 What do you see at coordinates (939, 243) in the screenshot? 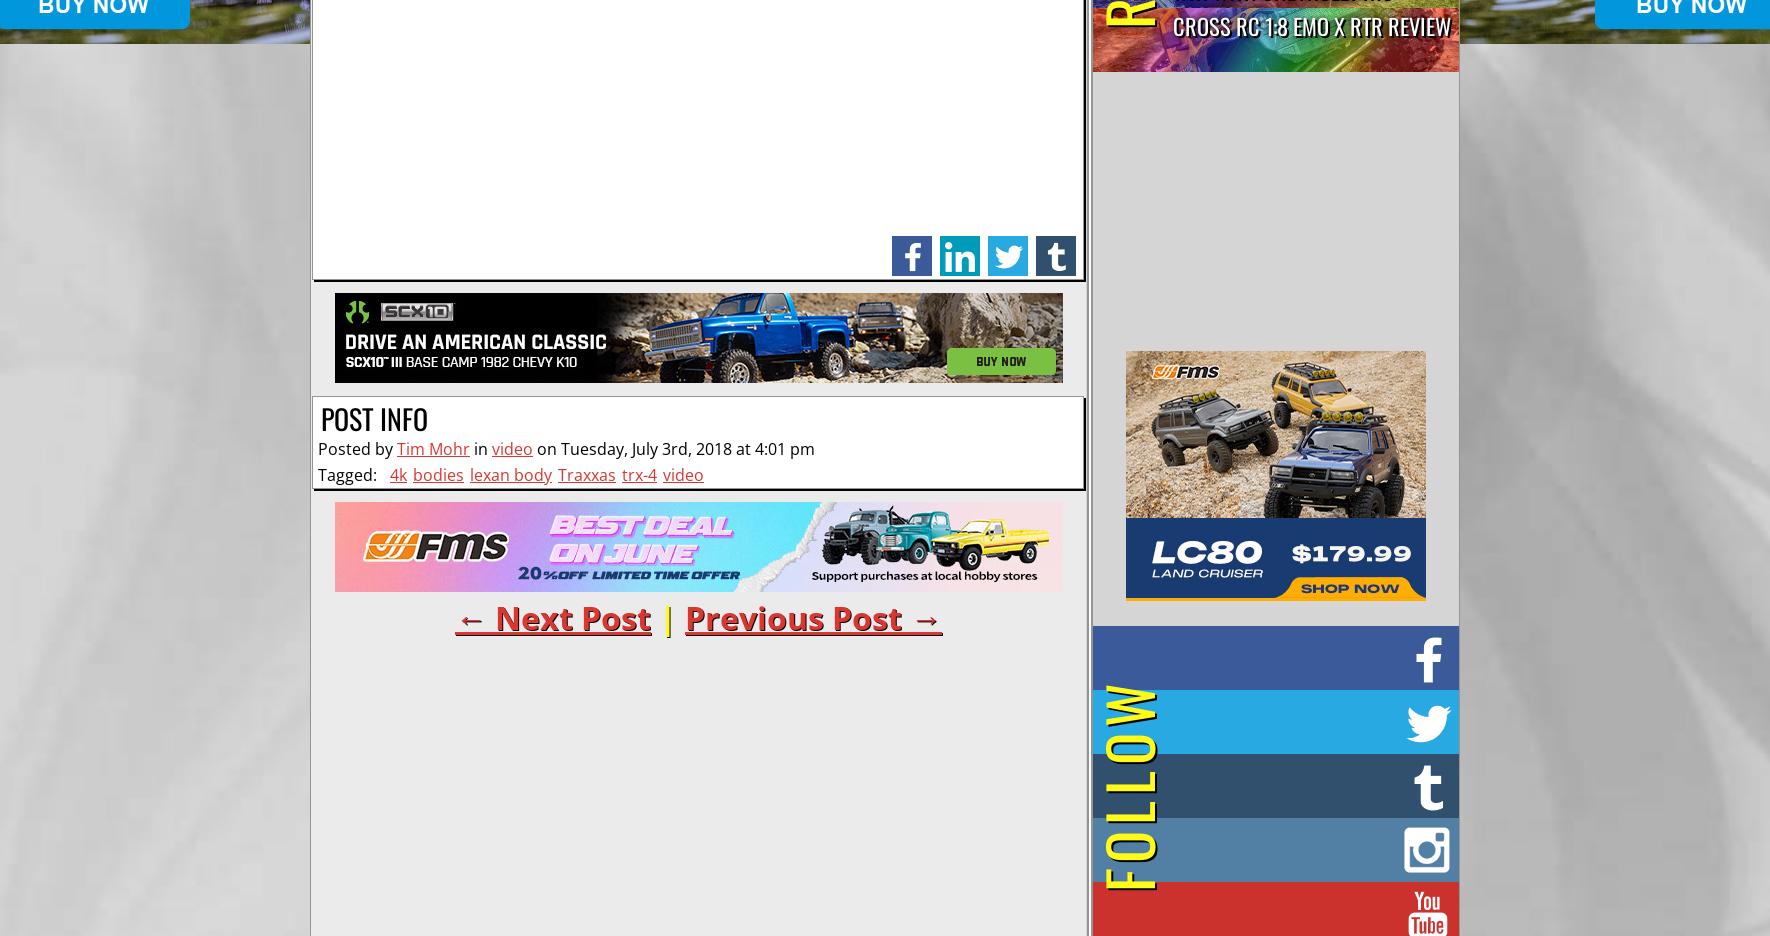
I see `'linkedin'` at bounding box center [939, 243].